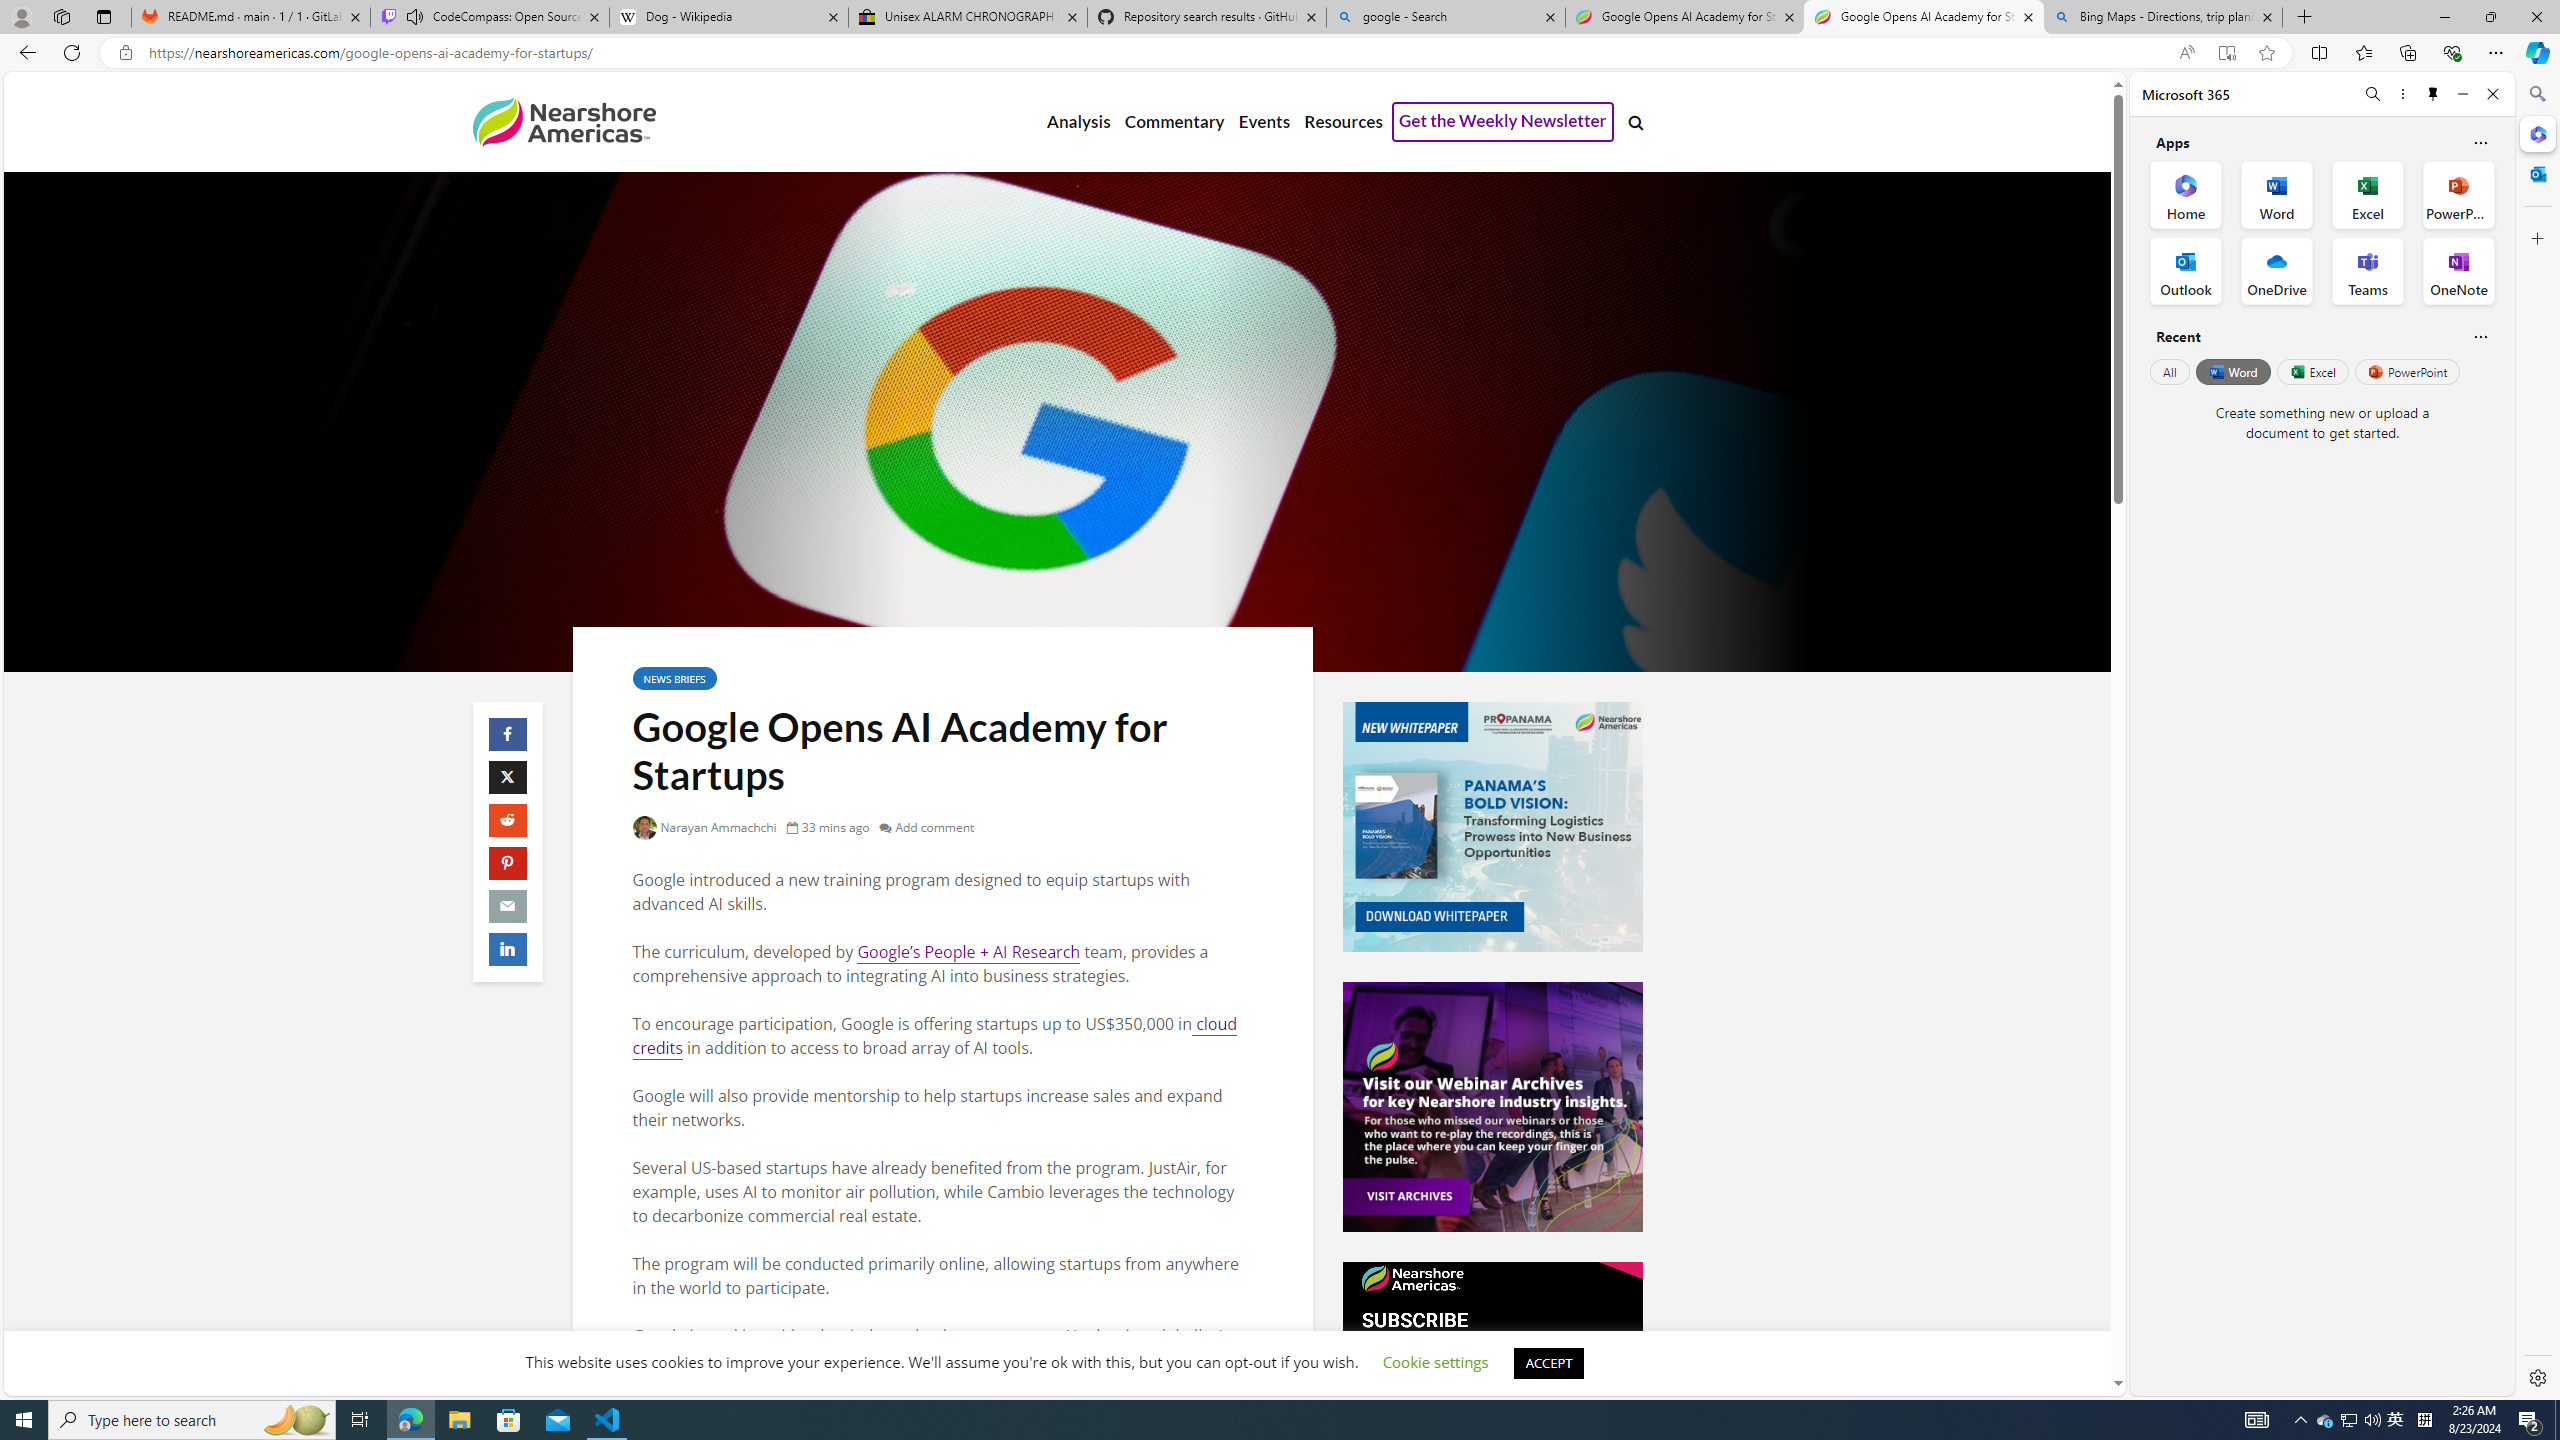 The image size is (2560, 1440). I want to click on 'propanama-whitepaper_1_sidead.png', so click(1491, 827).